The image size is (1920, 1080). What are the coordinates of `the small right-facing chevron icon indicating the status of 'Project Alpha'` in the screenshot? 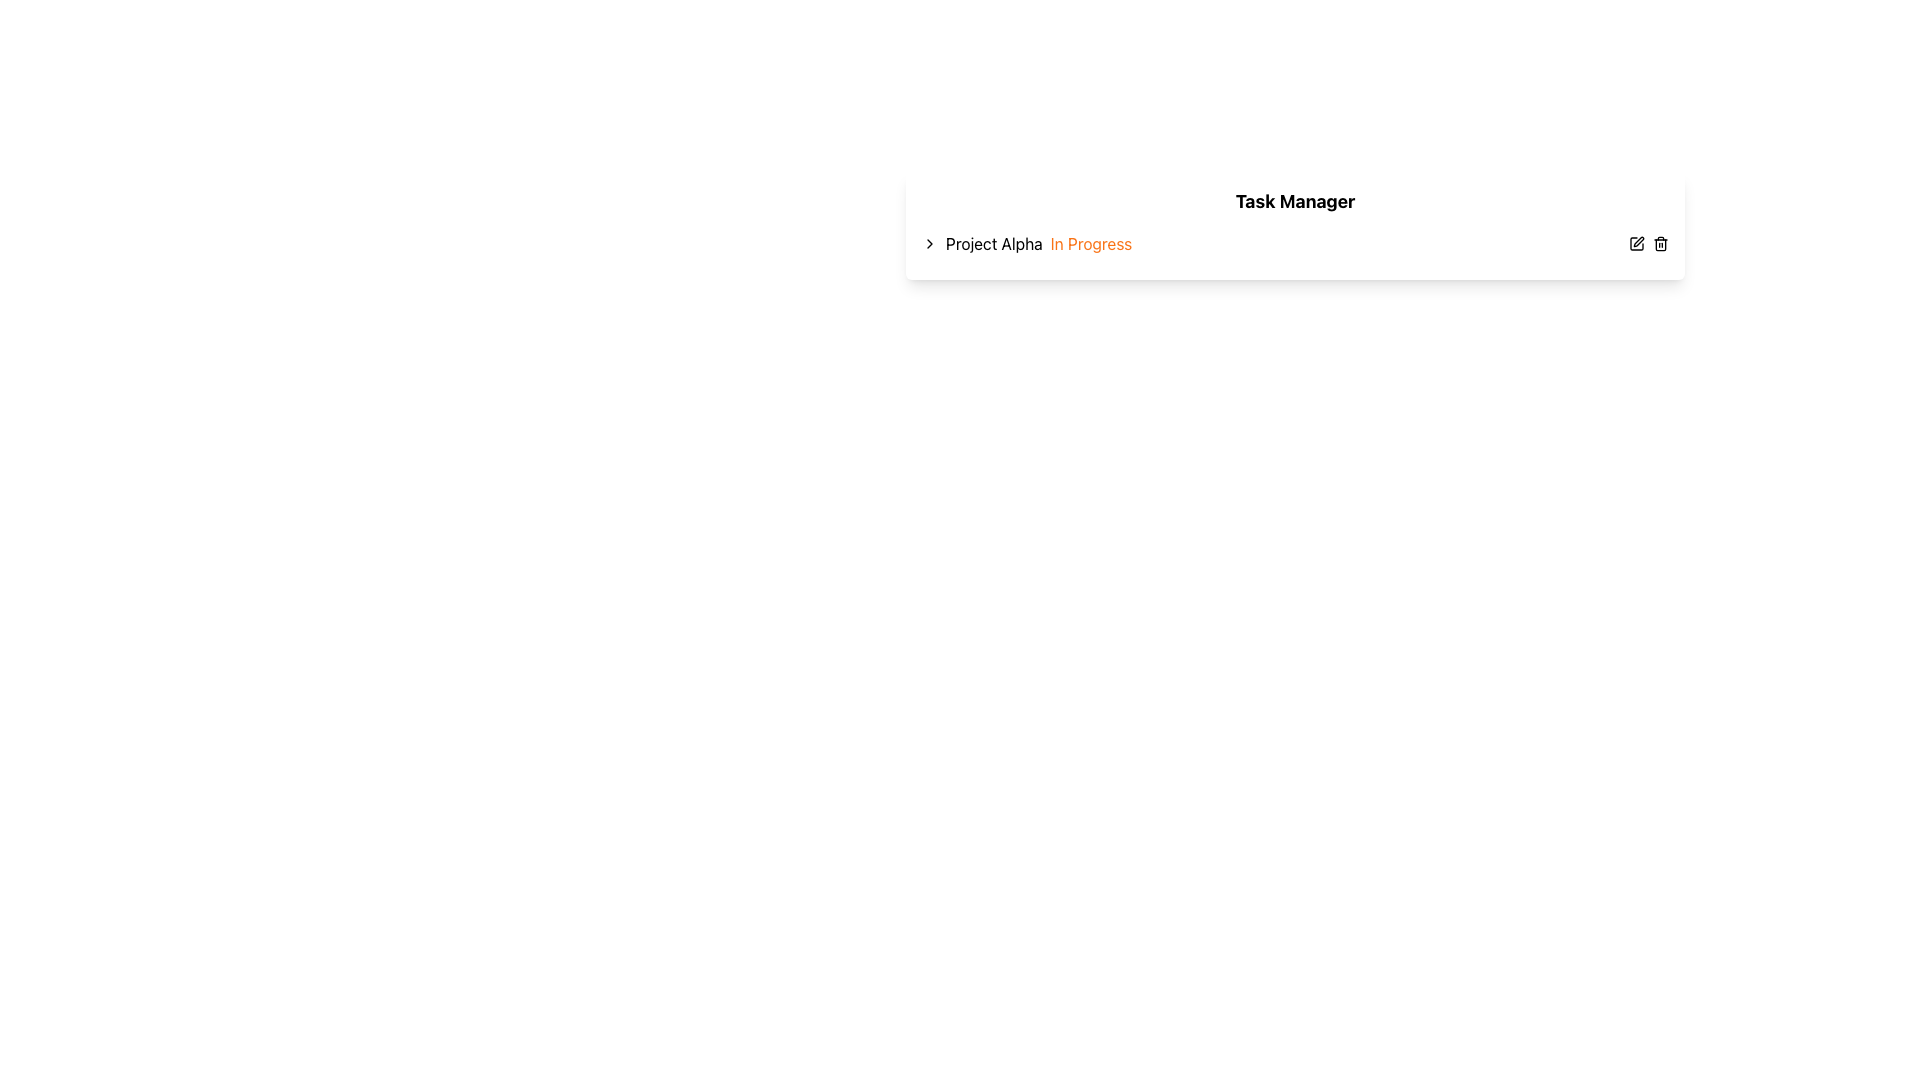 It's located at (929, 242).